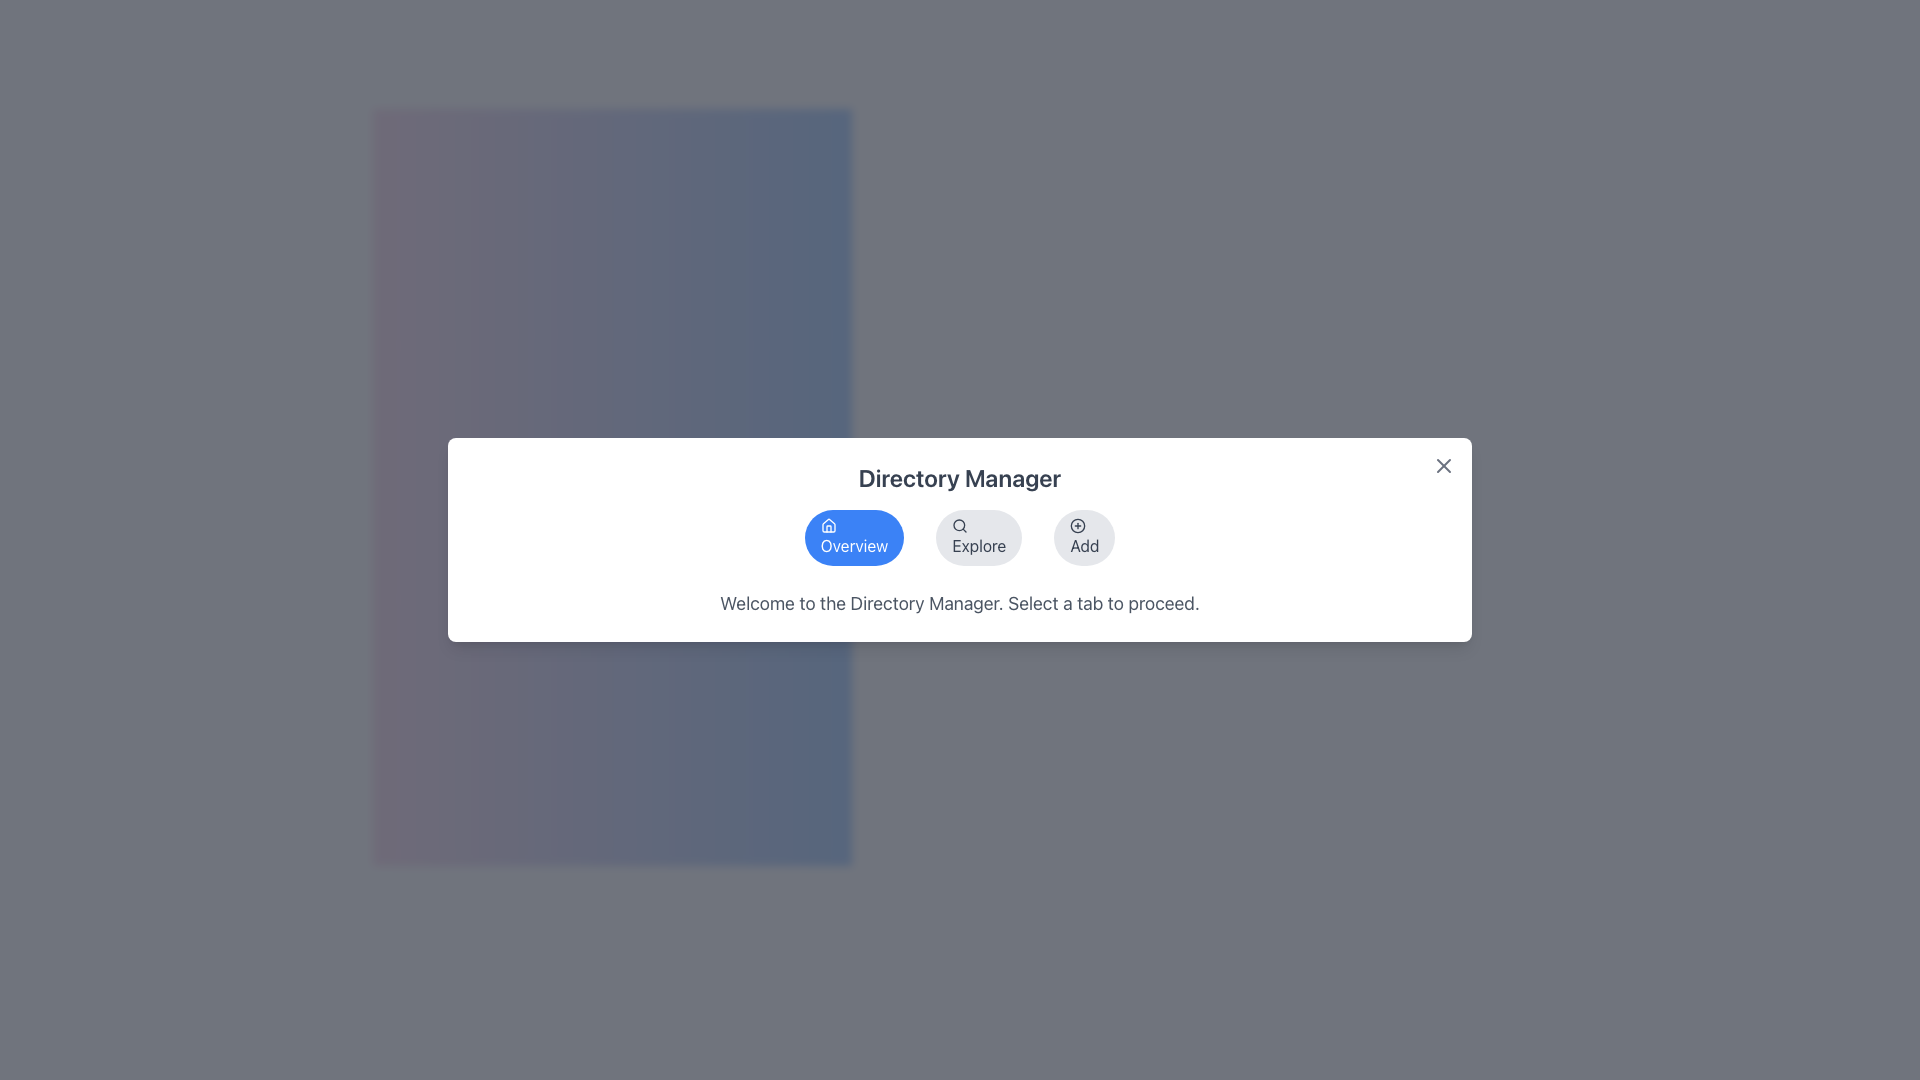  What do you see at coordinates (960, 603) in the screenshot?
I see `the text label that says 'Welcome to the Directory Manager. Select a tab to proceed.' located at the bottom of the modal dialogue box, just beneath the interactive tabs` at bounding box center [960, 603].